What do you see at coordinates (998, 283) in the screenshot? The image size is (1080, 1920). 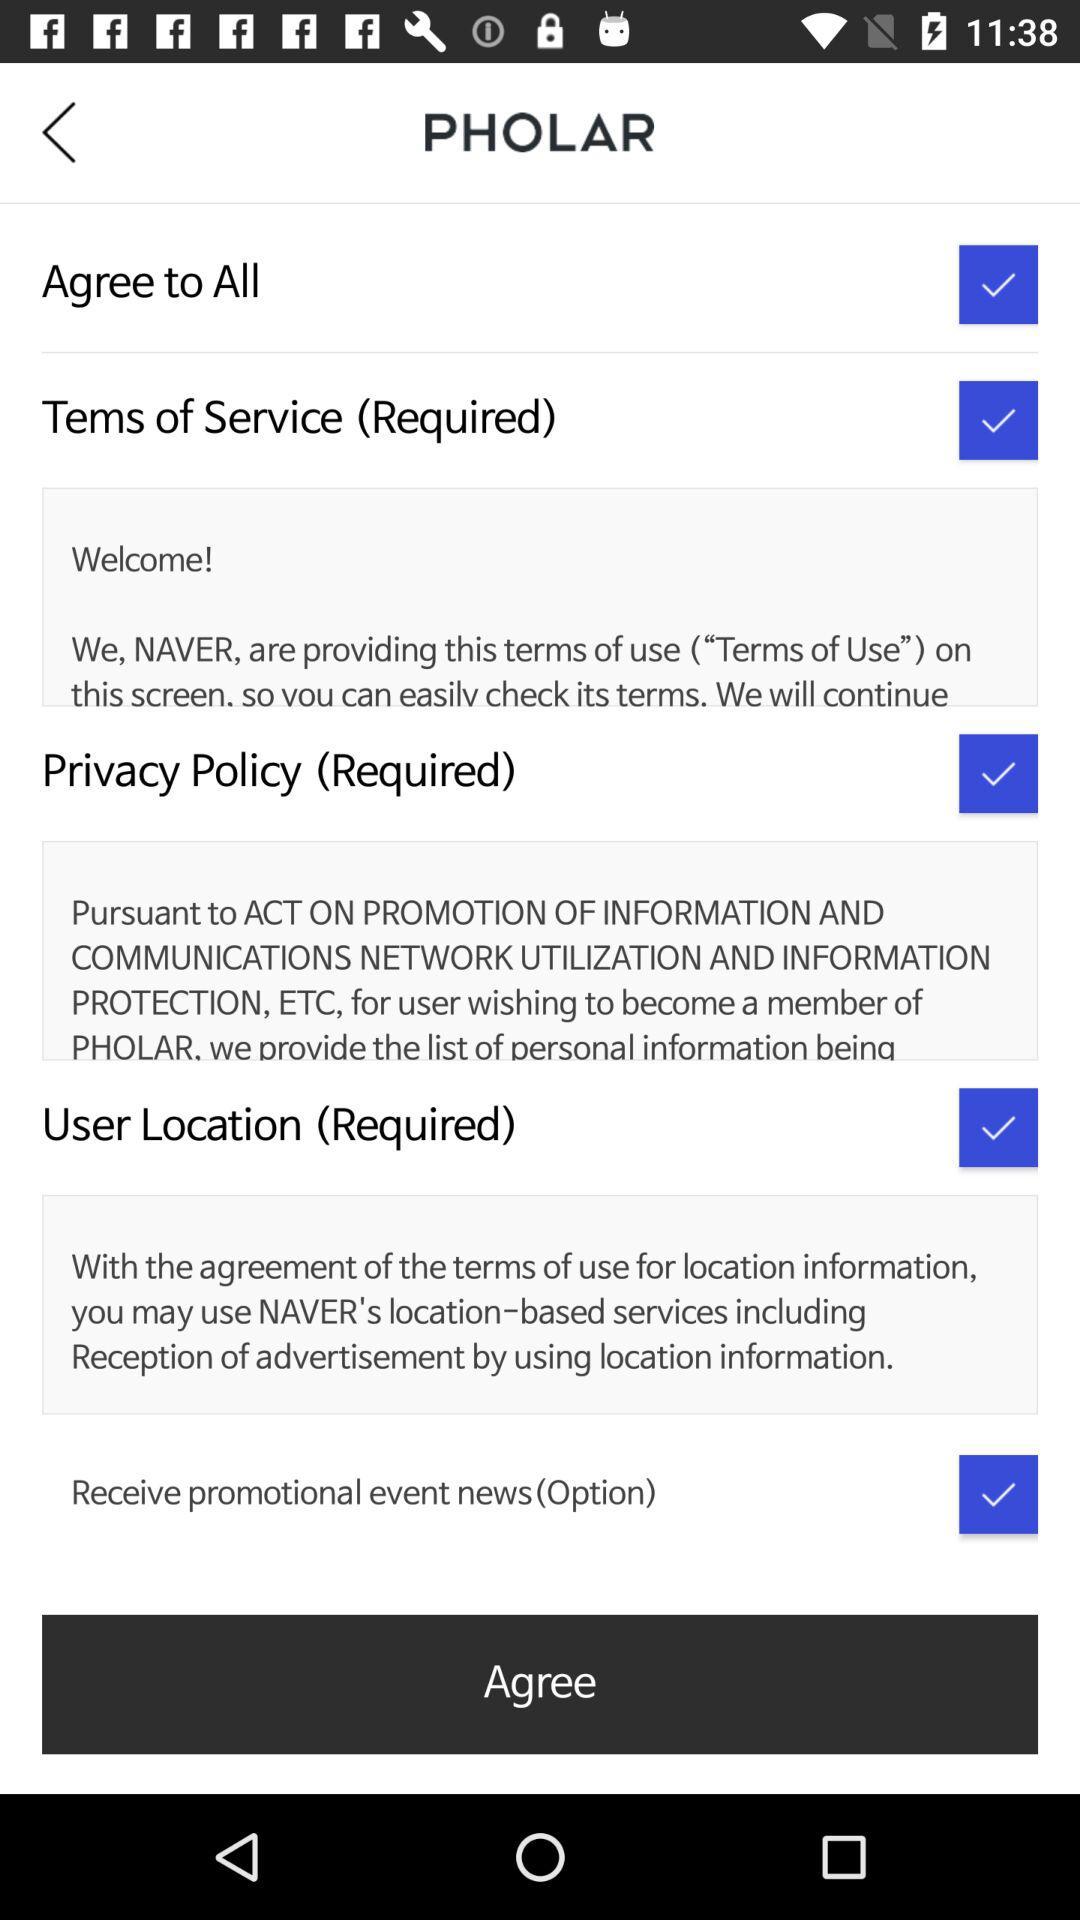 I see `agree with the terms of service` at bounding box center [998, 283].